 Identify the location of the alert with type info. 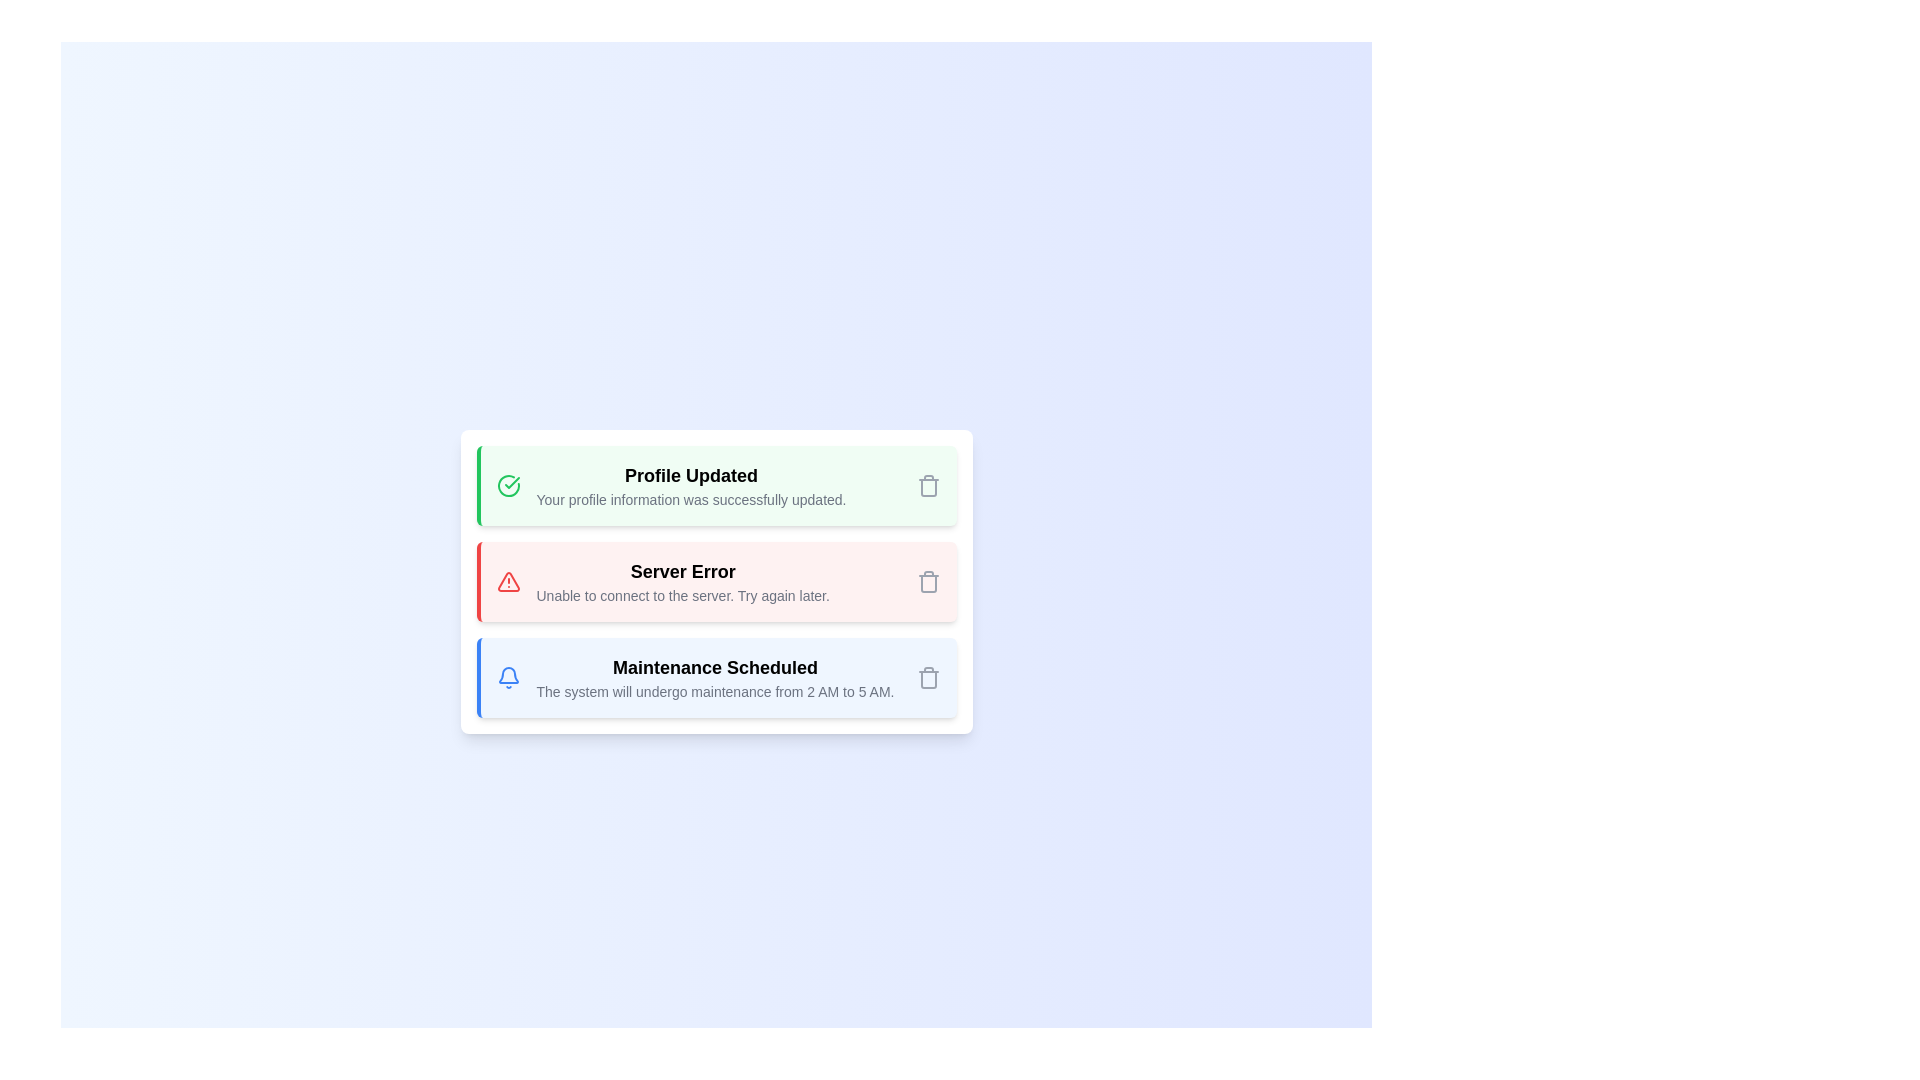
(716, 677).